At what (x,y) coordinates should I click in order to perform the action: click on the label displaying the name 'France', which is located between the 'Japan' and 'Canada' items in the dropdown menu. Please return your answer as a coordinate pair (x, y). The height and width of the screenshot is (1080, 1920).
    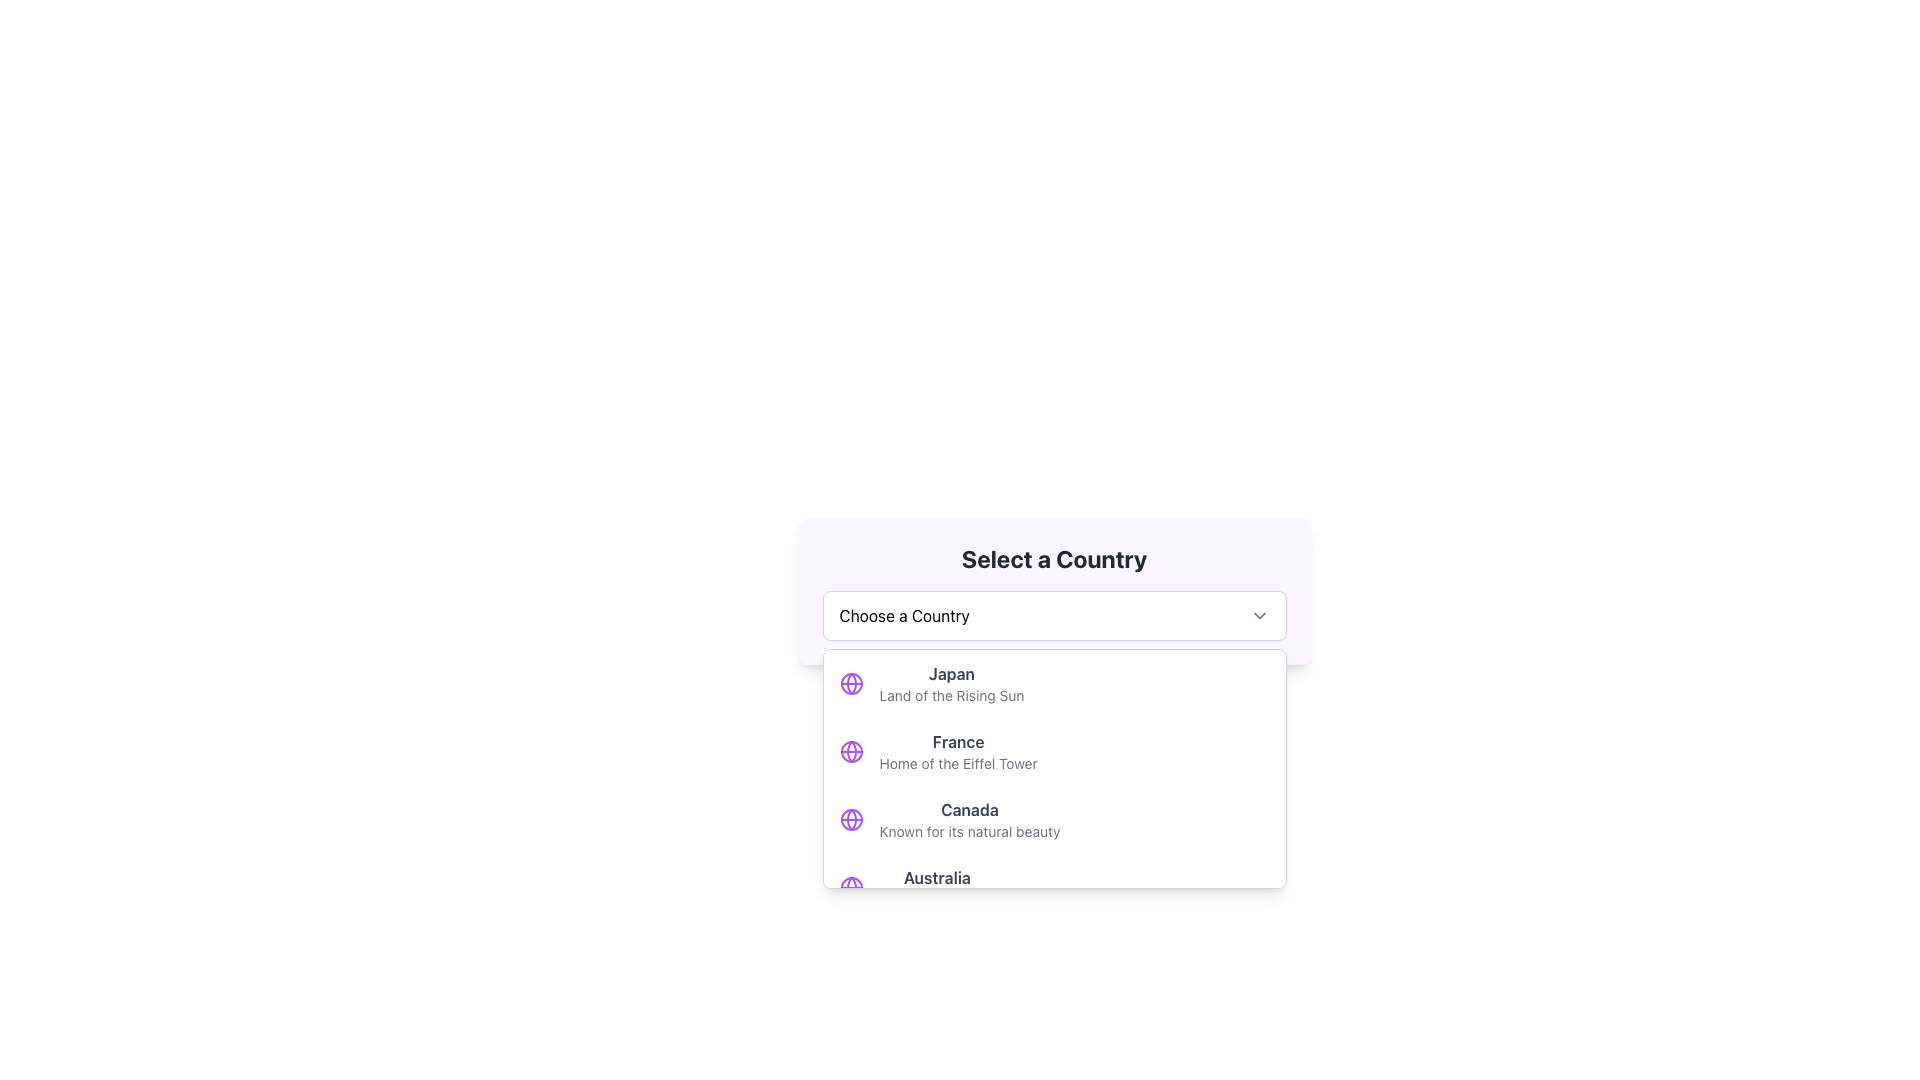
    Looking at the image, I should click on (957, 741).